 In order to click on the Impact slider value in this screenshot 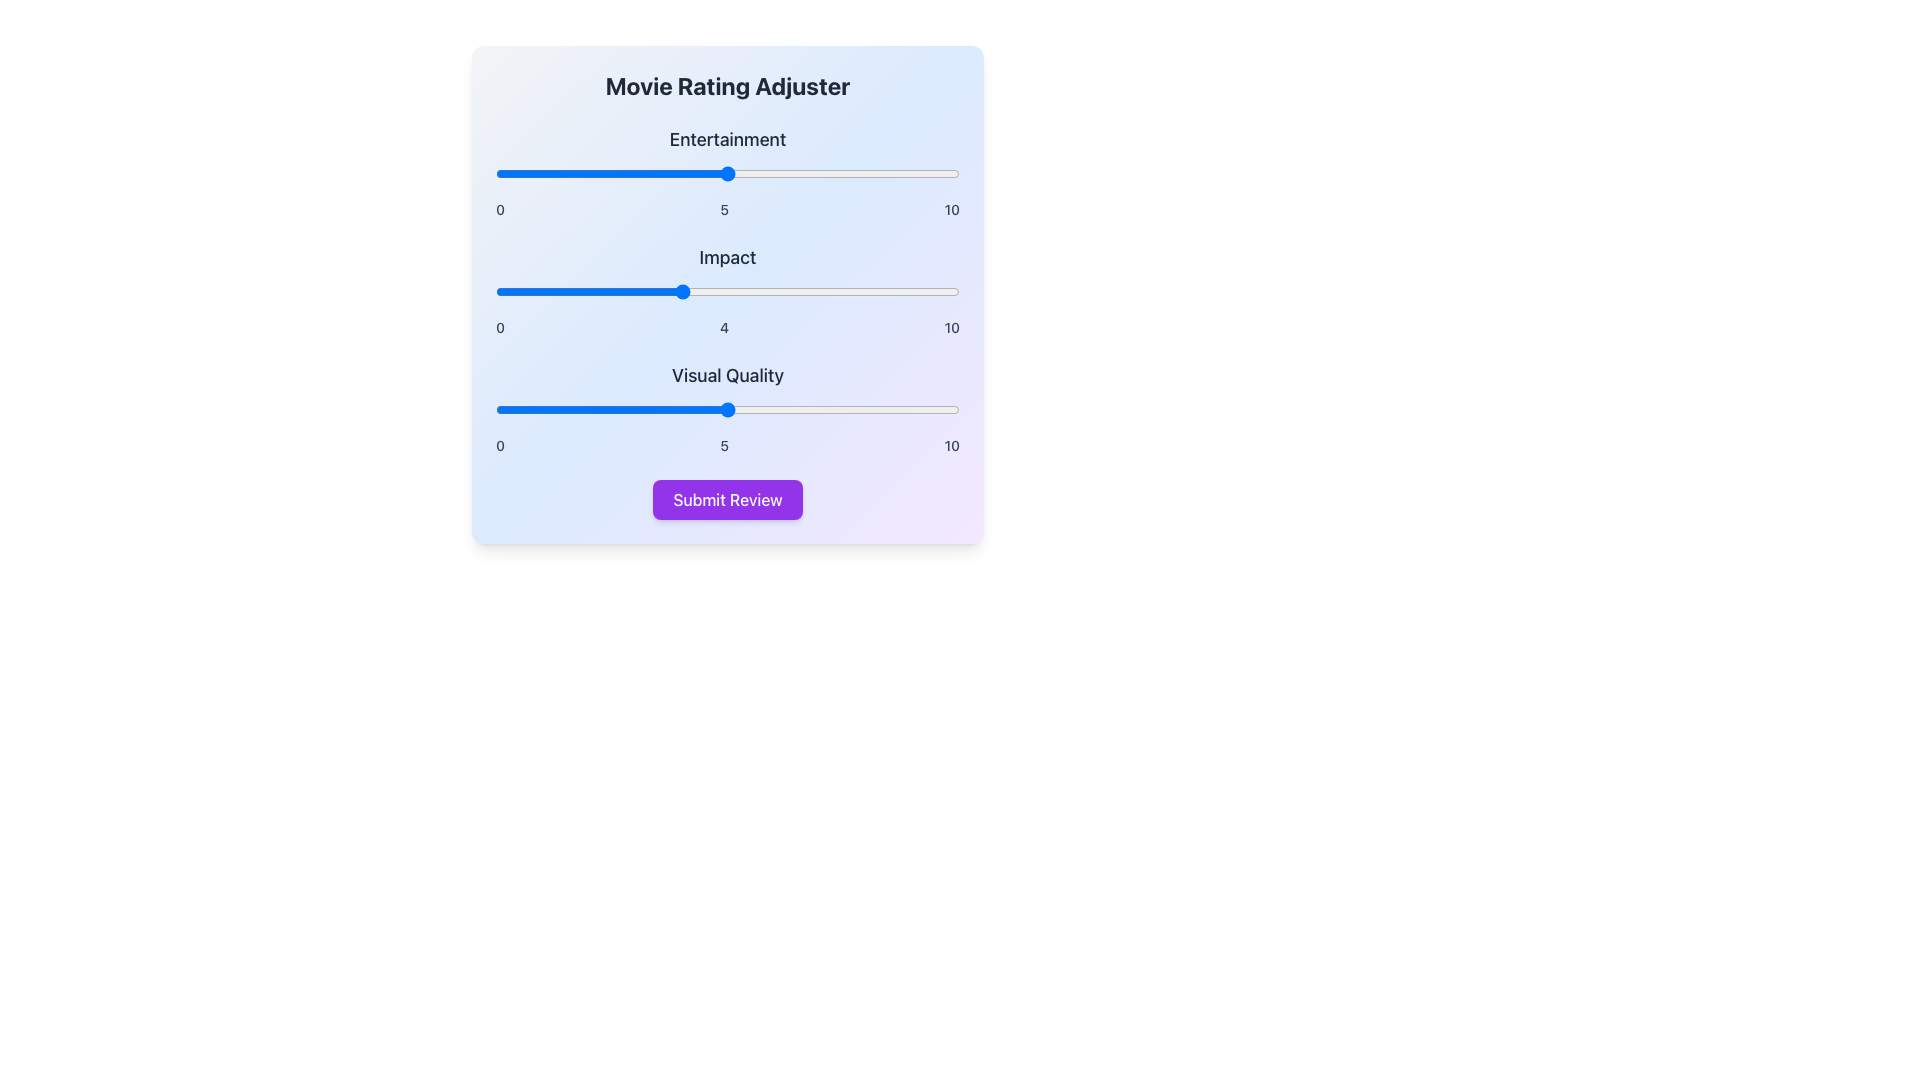, I will do `click(634, 292)`.